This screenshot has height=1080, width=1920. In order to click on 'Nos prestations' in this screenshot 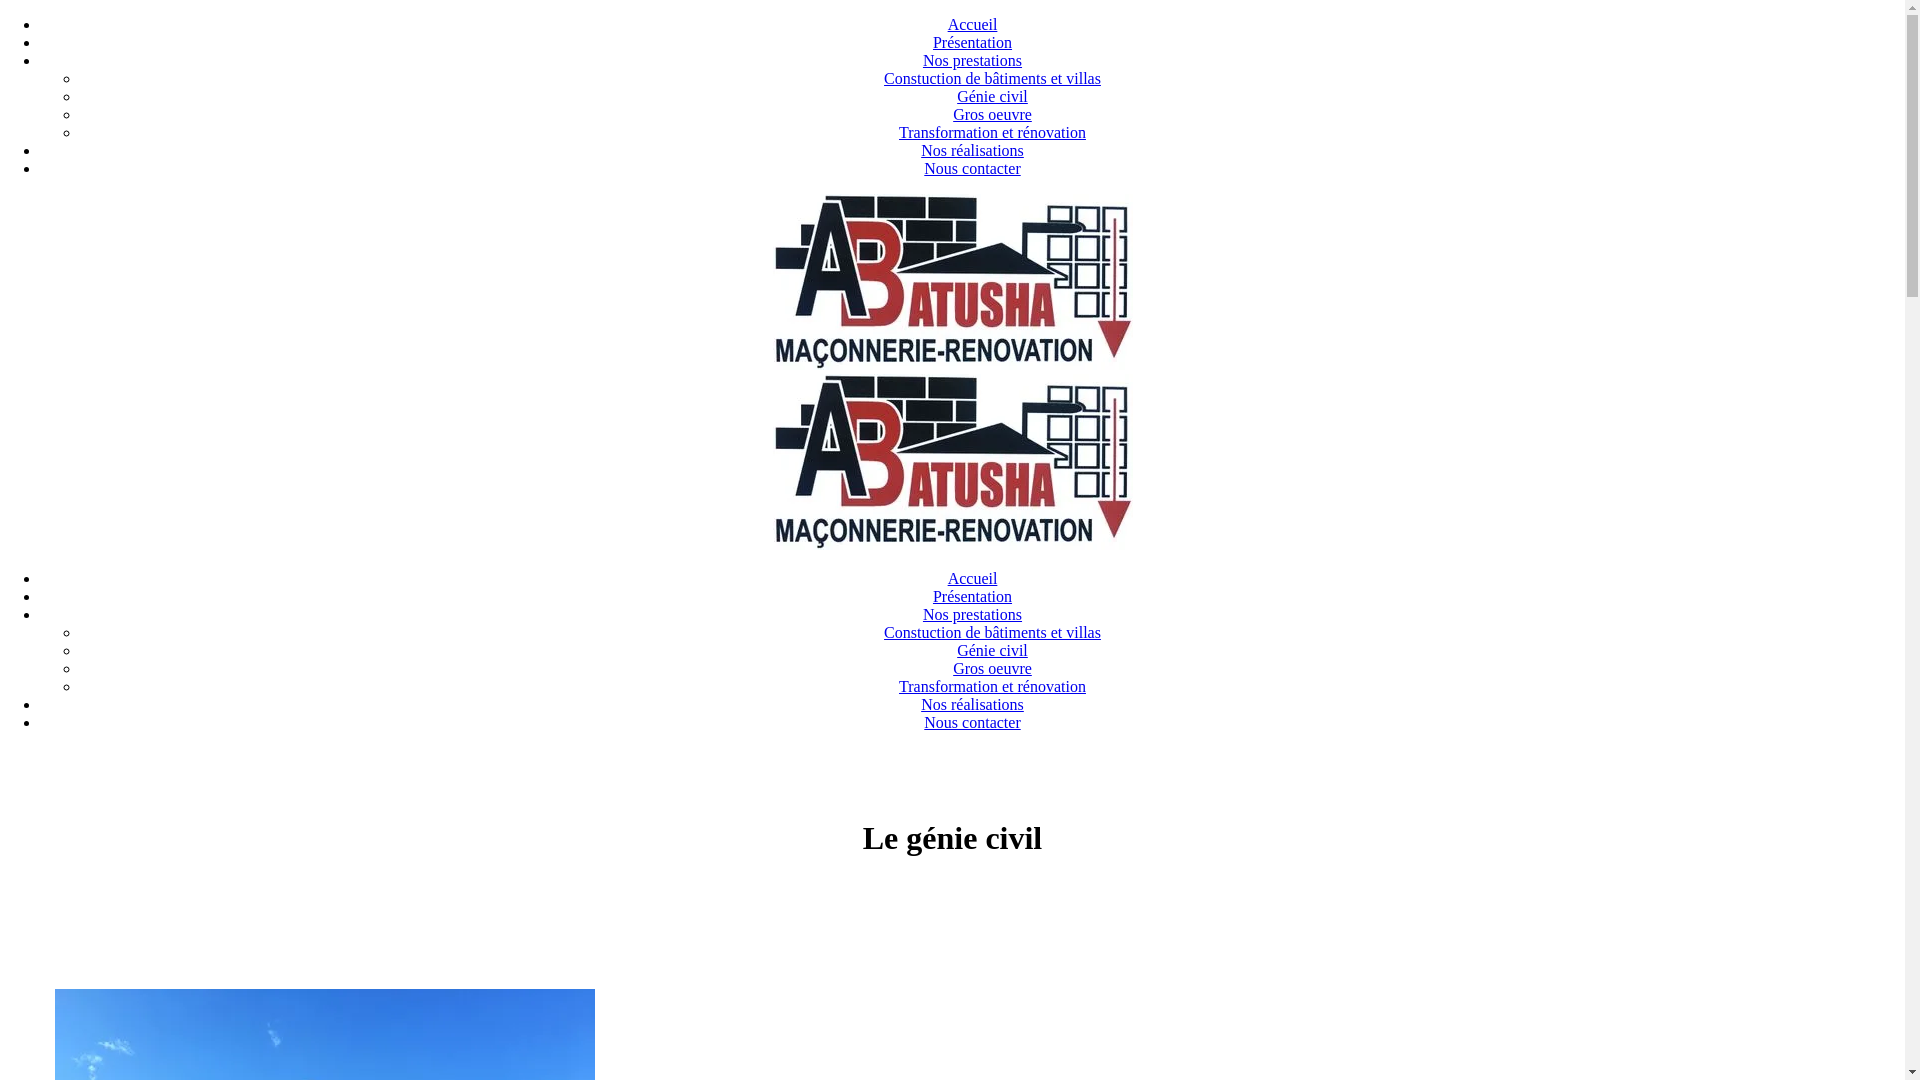, I will do `click(972, 613)`.